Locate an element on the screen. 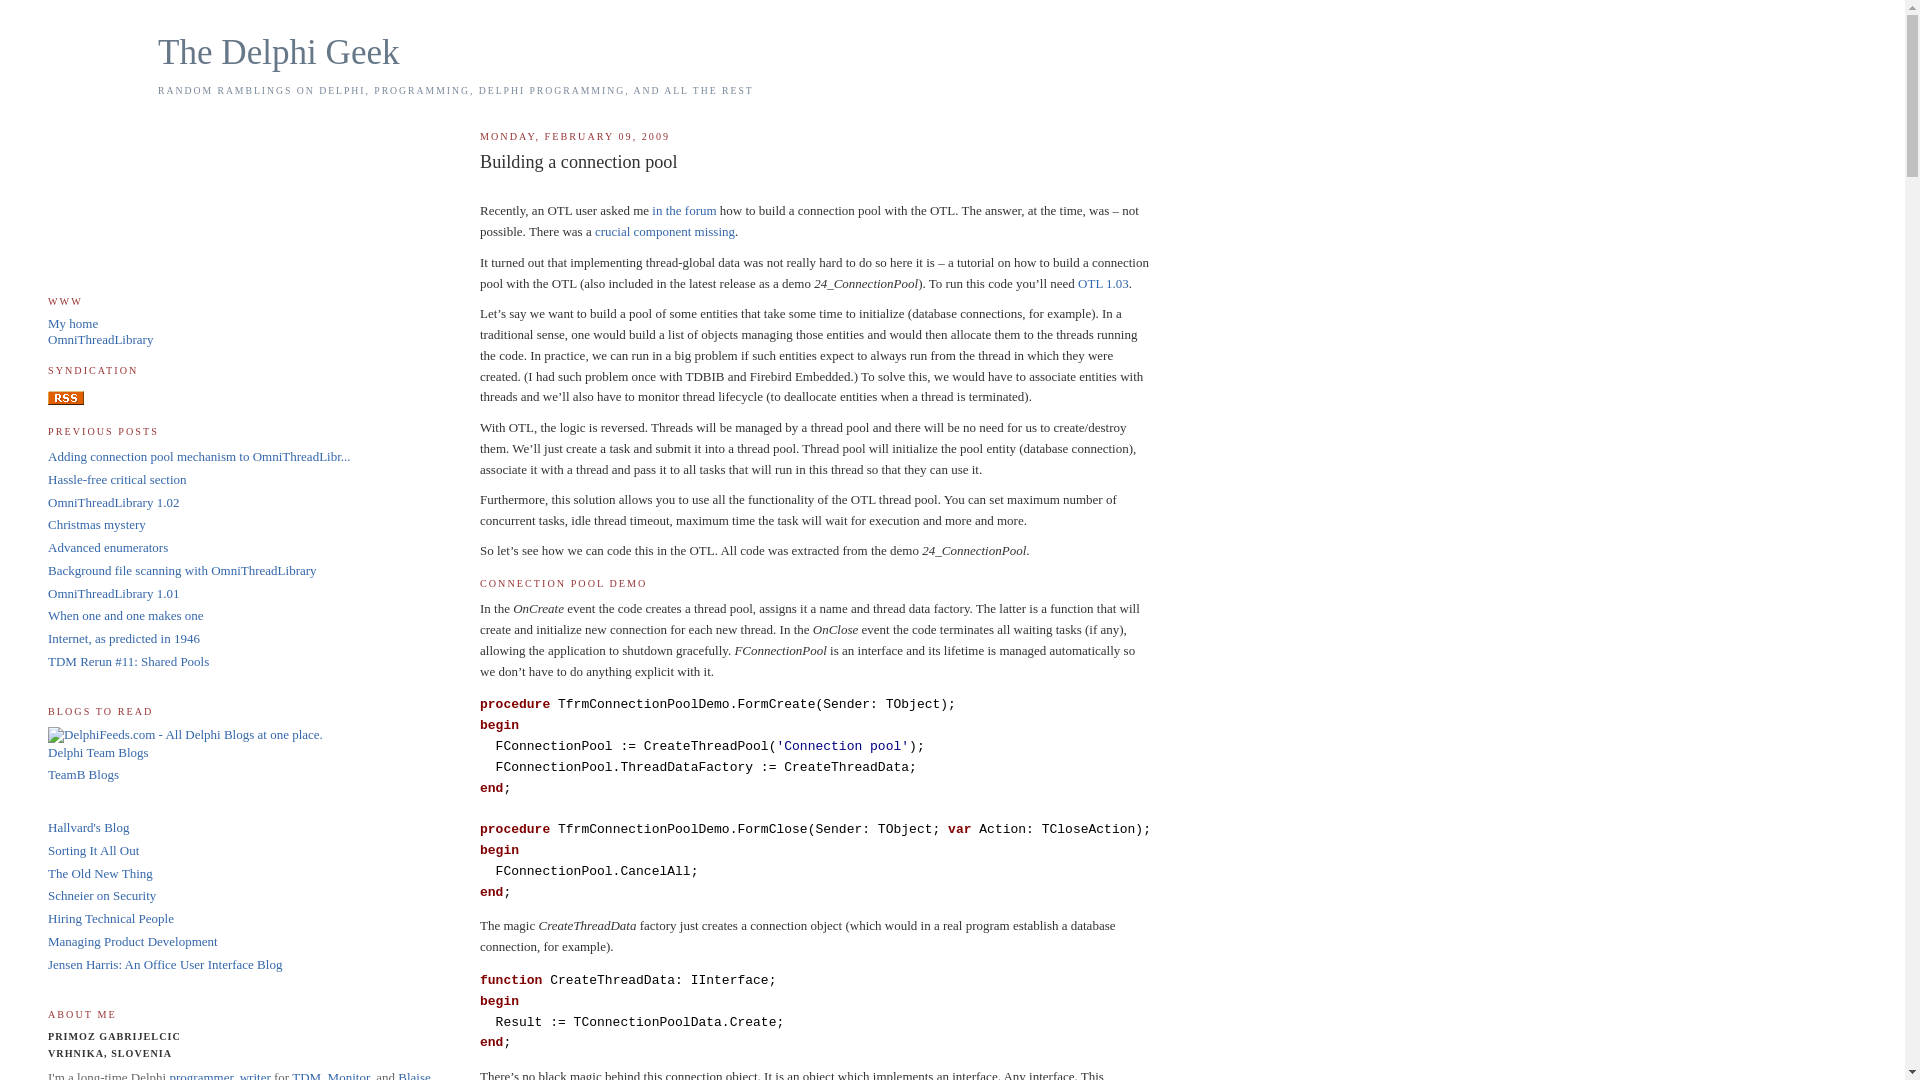 The height and width of the screenshot is (1080, 1920). 'The Old New Thing' is located at coordinates (99, 872).